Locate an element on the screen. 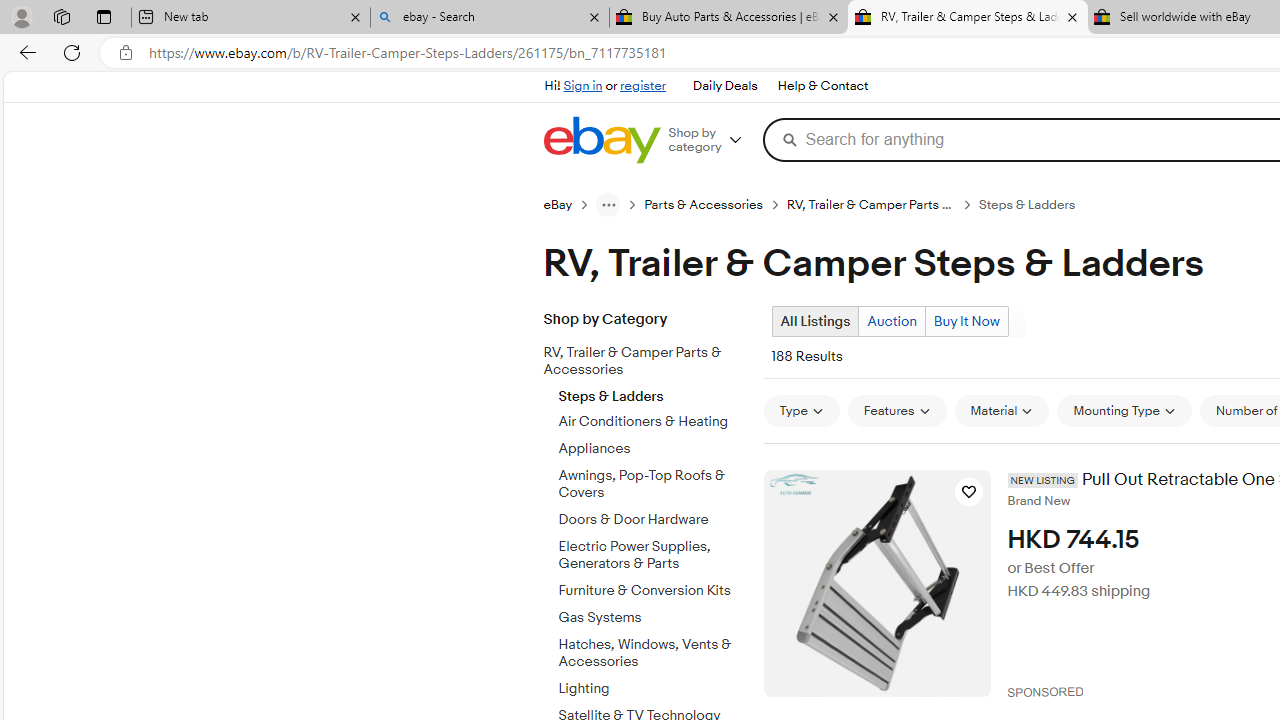 The height and width of the screenshot is (720, 1280). 'Help & Contact' is located at coordinates (821, 85).